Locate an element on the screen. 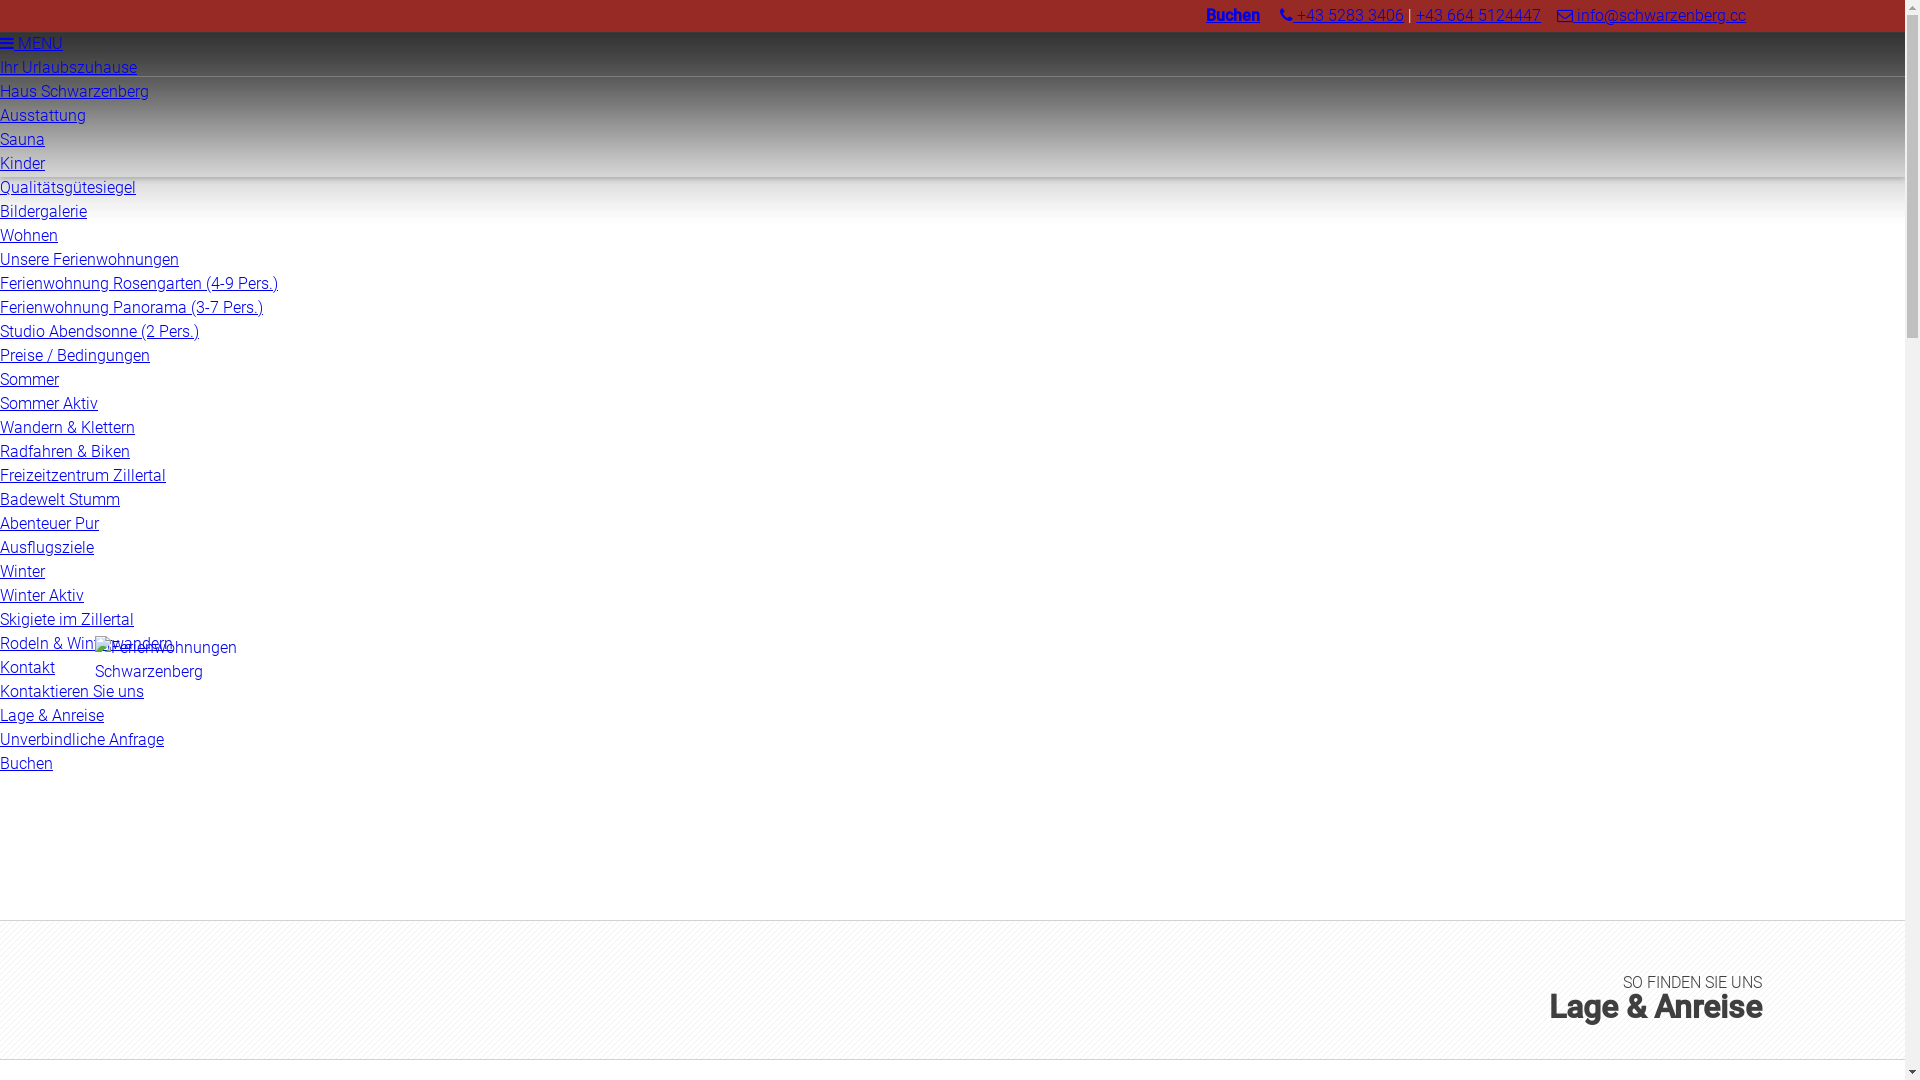  'Freizeitzentrum Zillertal' is located at coordinates (81, 475).